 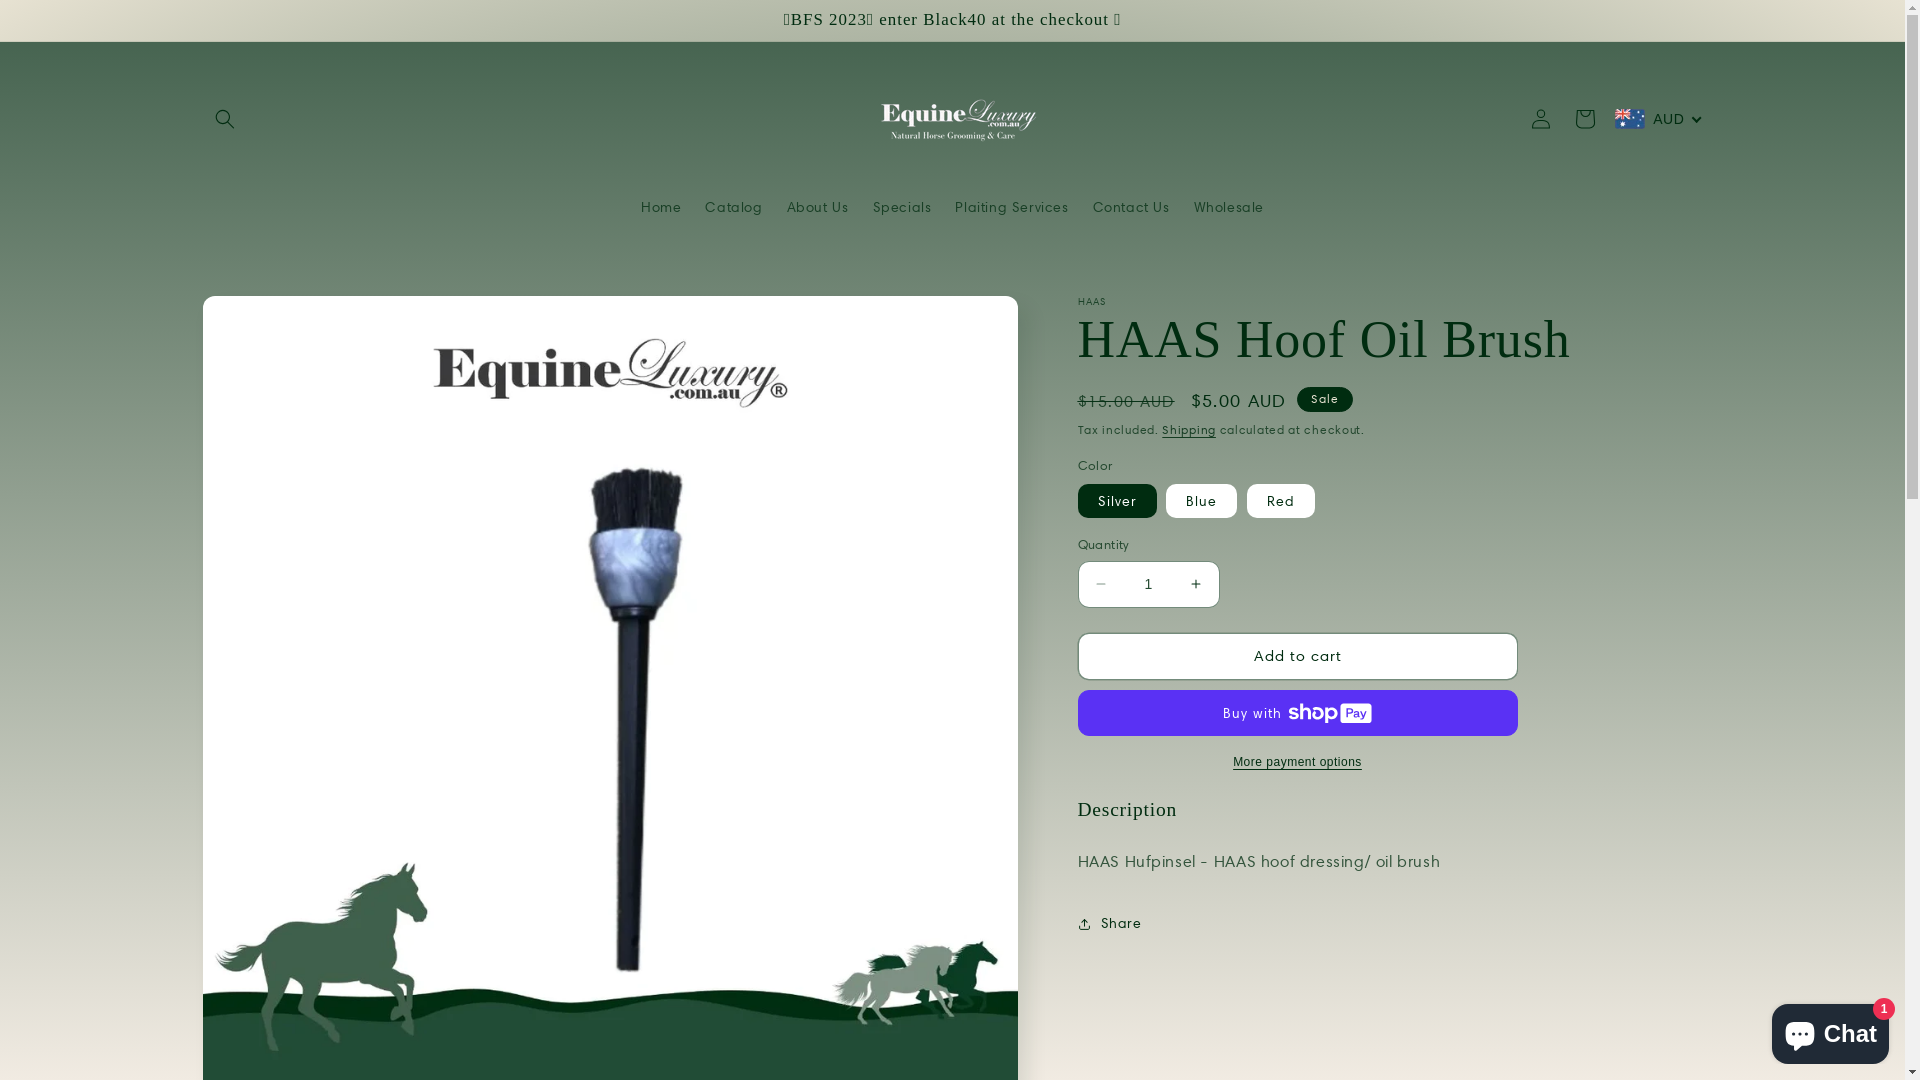 What do you see at coordinates (1189, 428) in the screenshot?
I see `'Shipping'` at bounding box center [1189, 428].